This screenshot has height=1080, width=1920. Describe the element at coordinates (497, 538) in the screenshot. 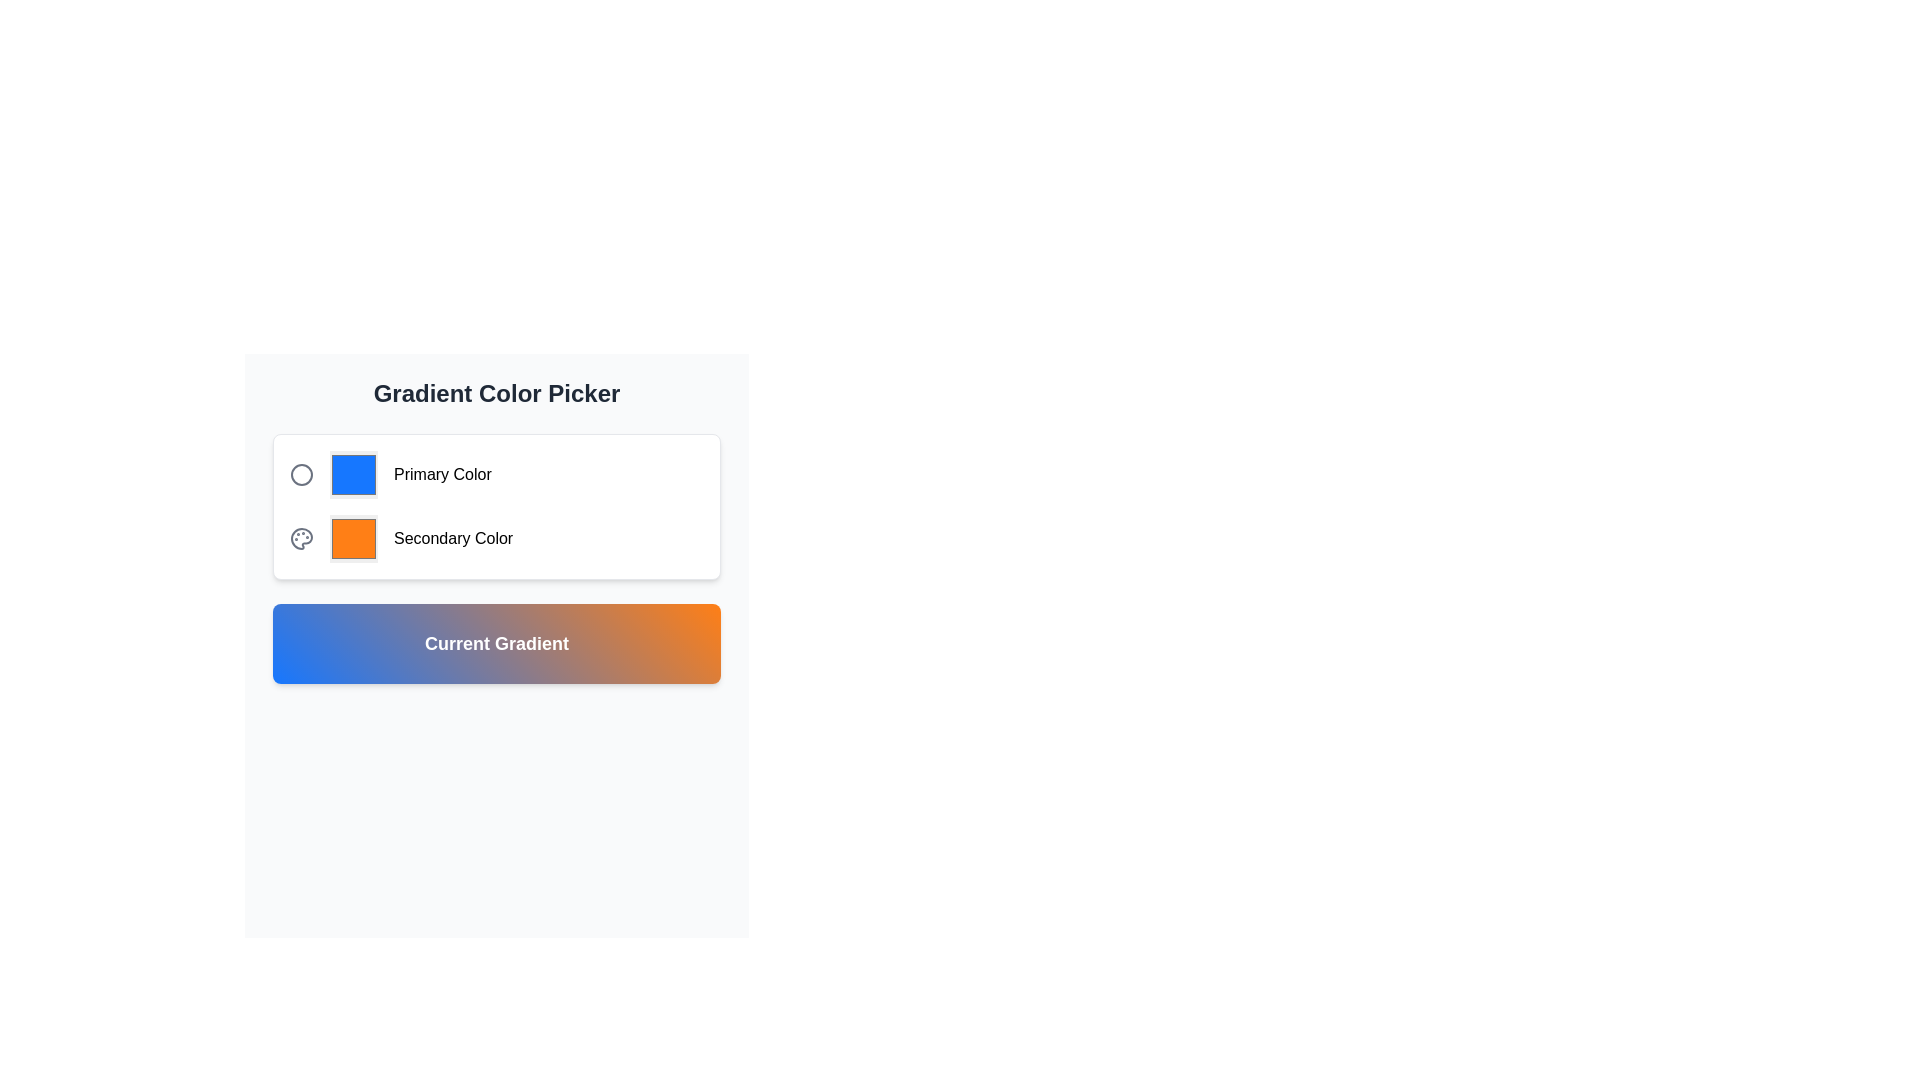

I see `the interactive color input box labeled 'Secondary Color'` at that location.